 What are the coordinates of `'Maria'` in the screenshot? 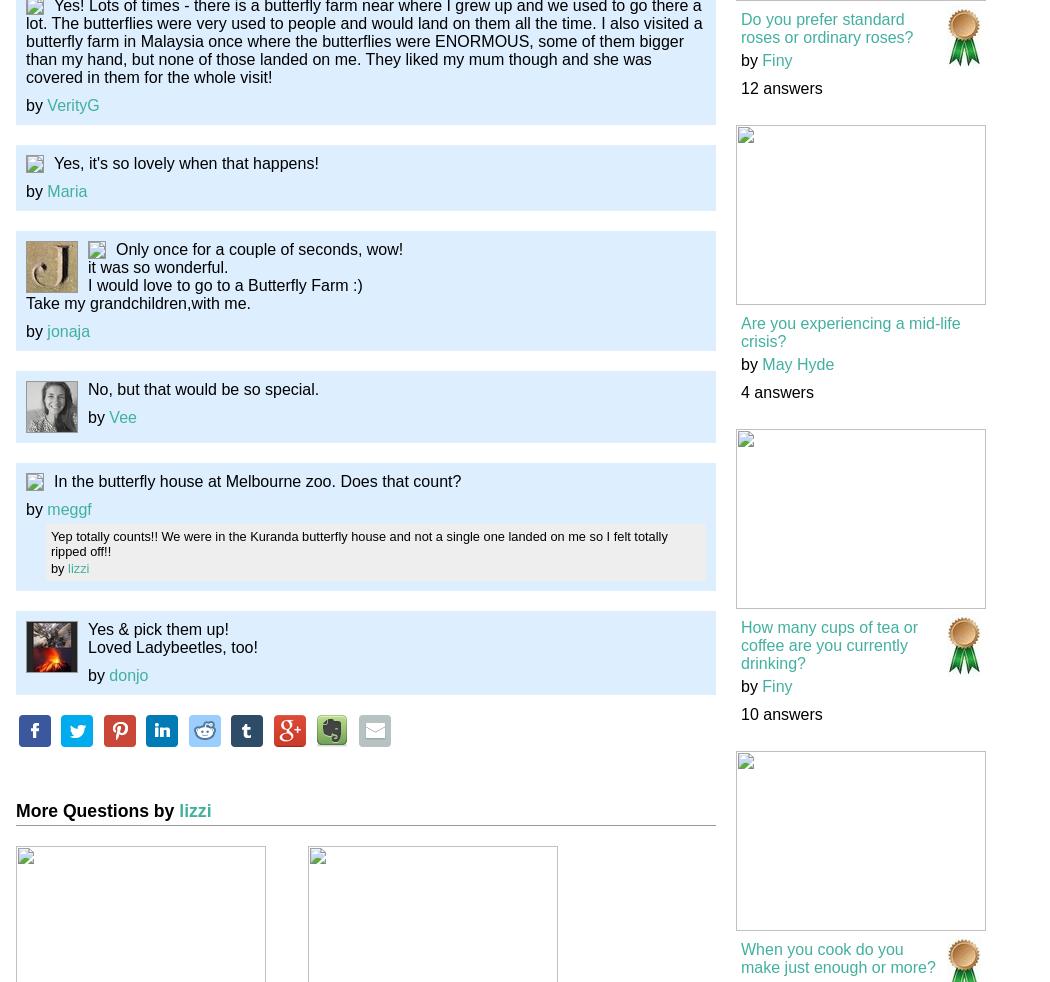 It's located at (46, 189).